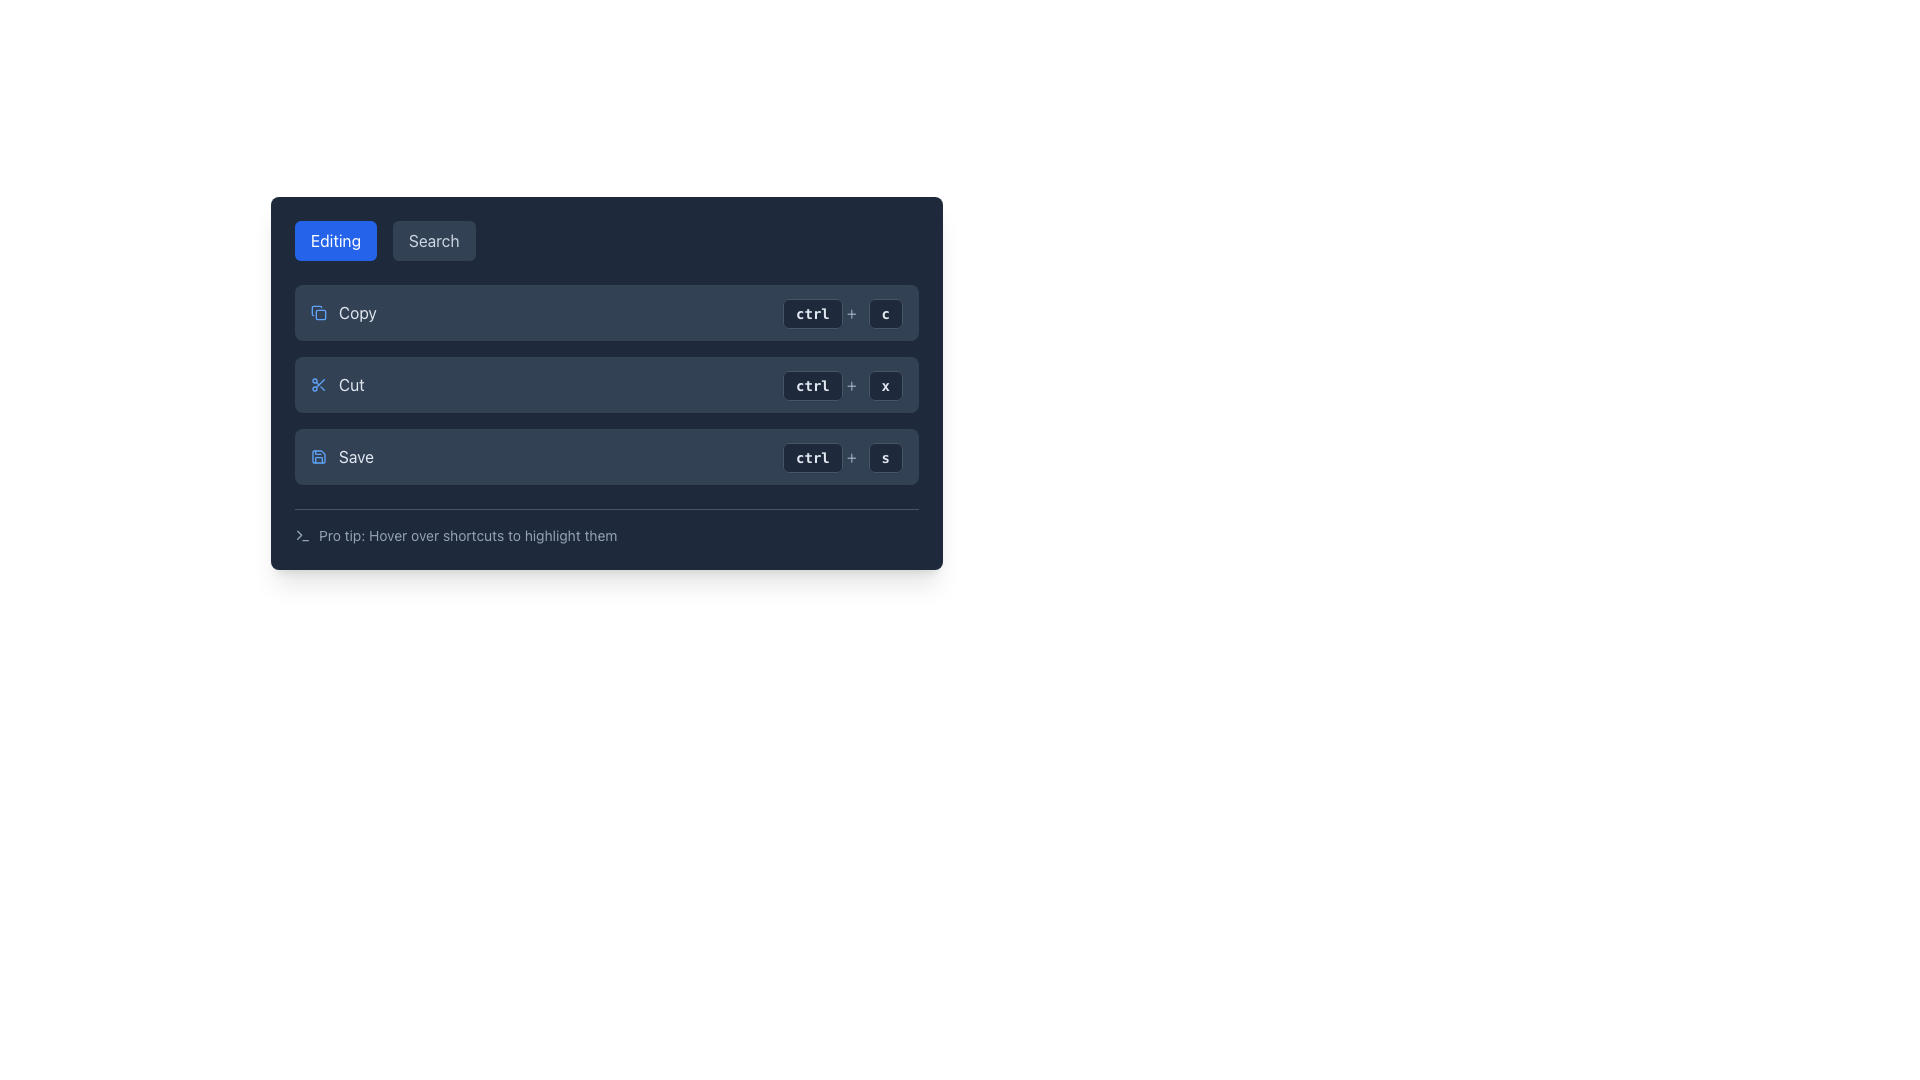 The width and height of the screenshot is (1920, 1080). Describe the element at coordinates (467, 535) in the screenshot. I see `the text label located at the bottom of the section` at that location.